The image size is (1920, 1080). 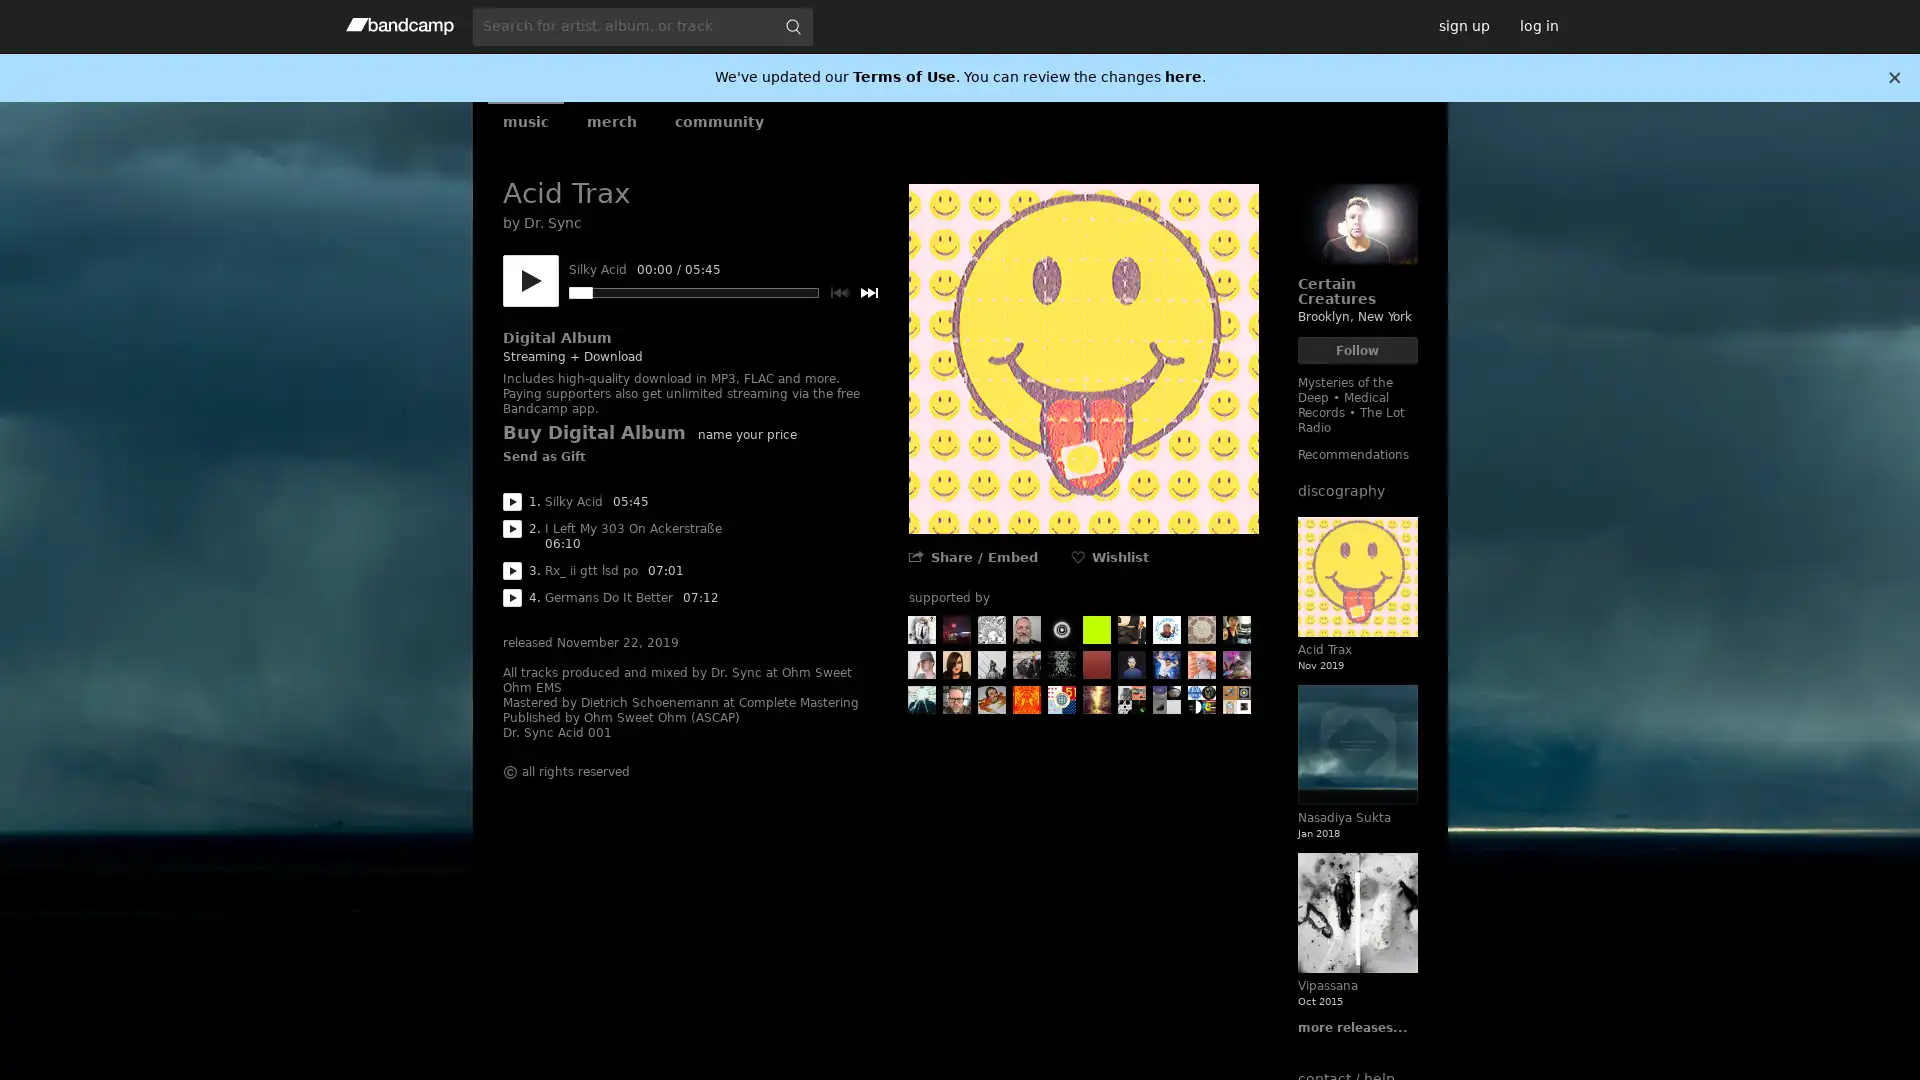 I want to click on Next track, so click(x=868, y=293).